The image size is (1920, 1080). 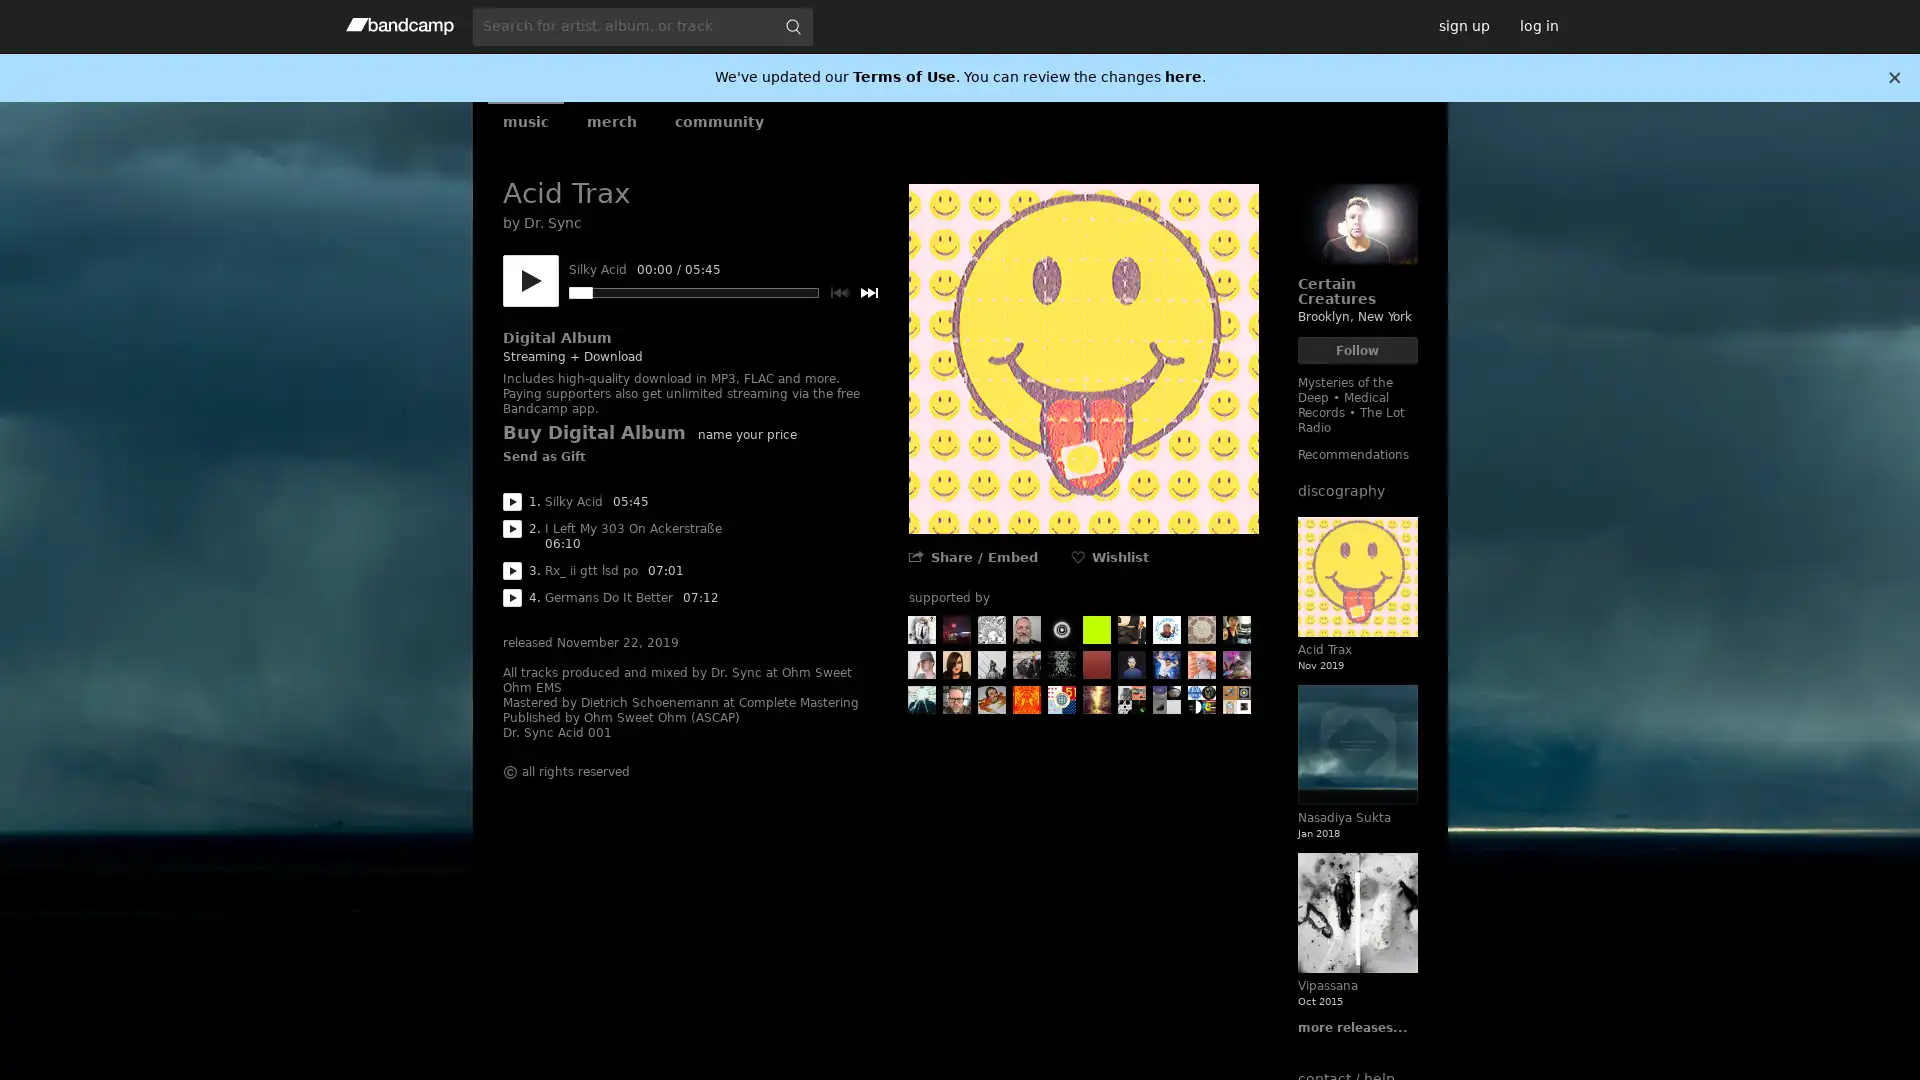 I want to click on Next track, so click(x=868, y=293).